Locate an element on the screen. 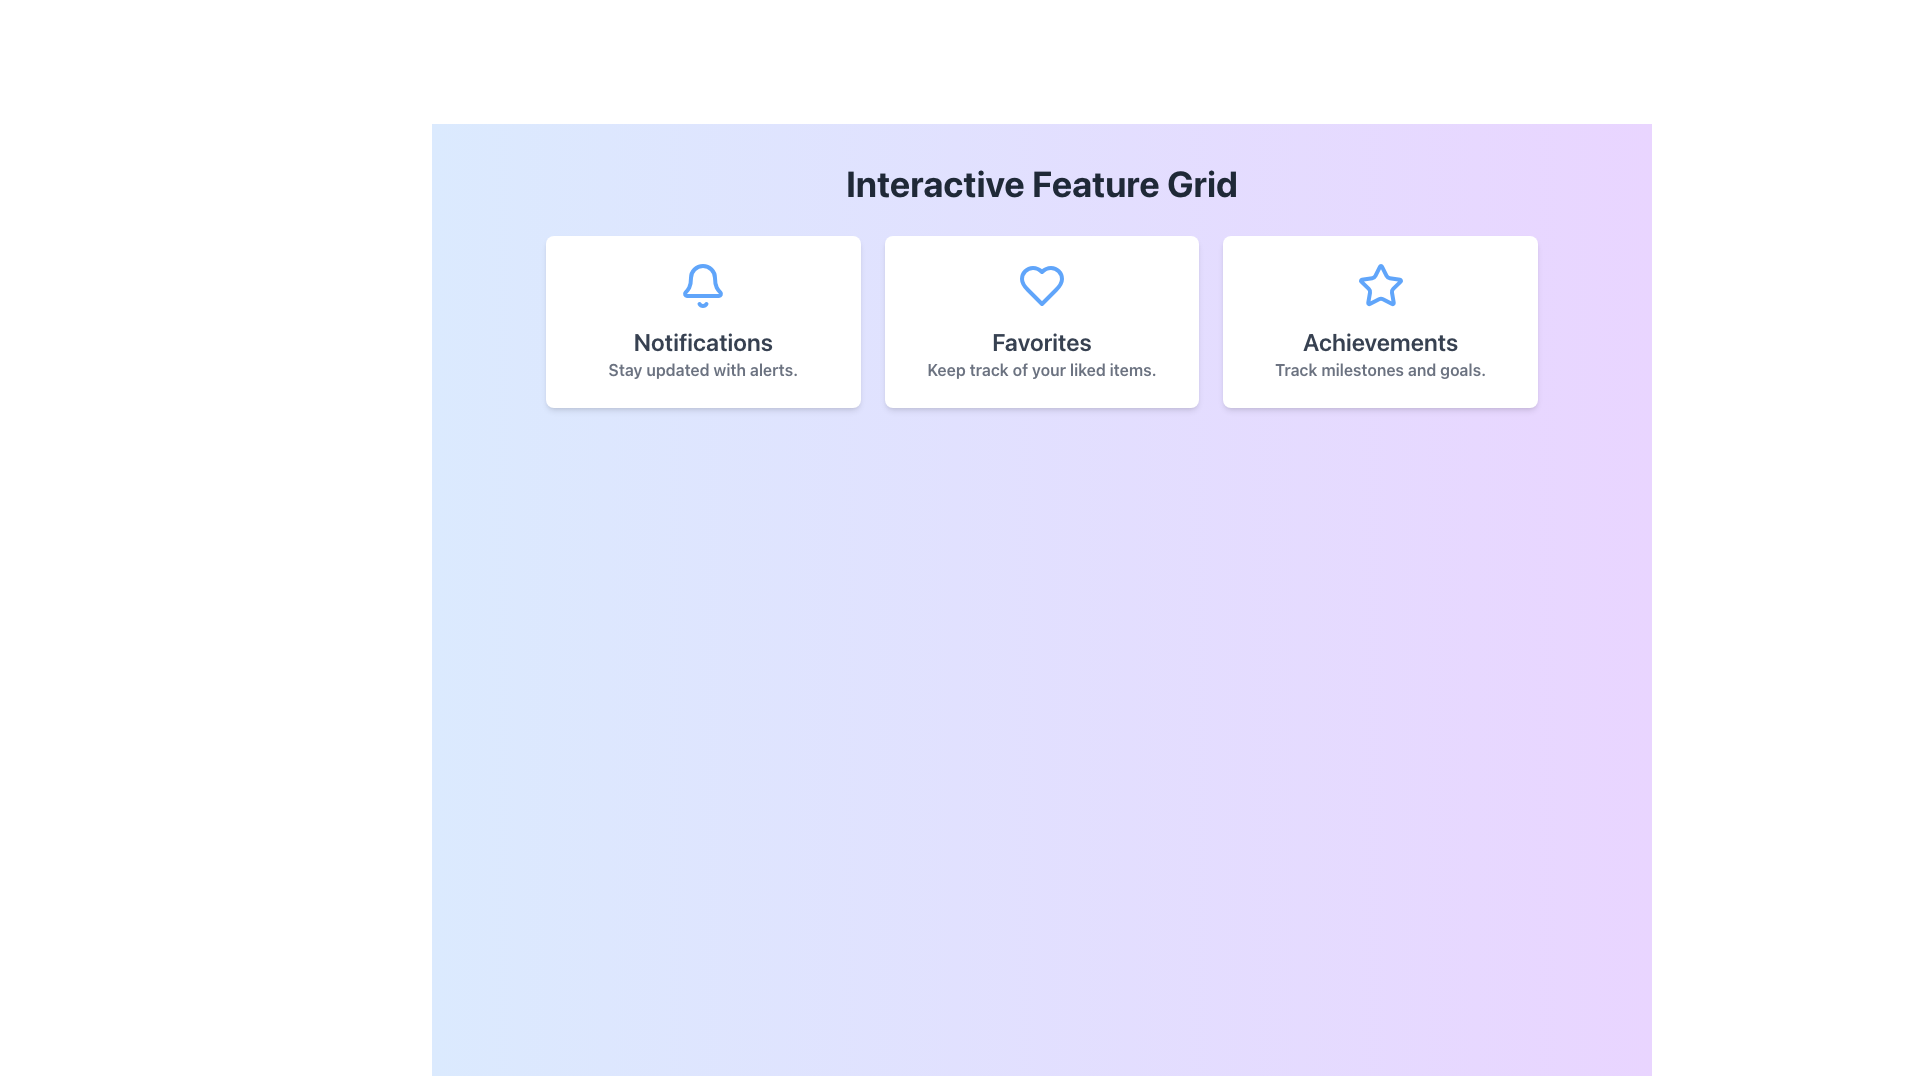 This screenshot has height=1080, width=1920. the decorative 'Achievements' icon located in the rightmost card of the 'Interactive Feature Grid' is located at coordinates (1379, 285).